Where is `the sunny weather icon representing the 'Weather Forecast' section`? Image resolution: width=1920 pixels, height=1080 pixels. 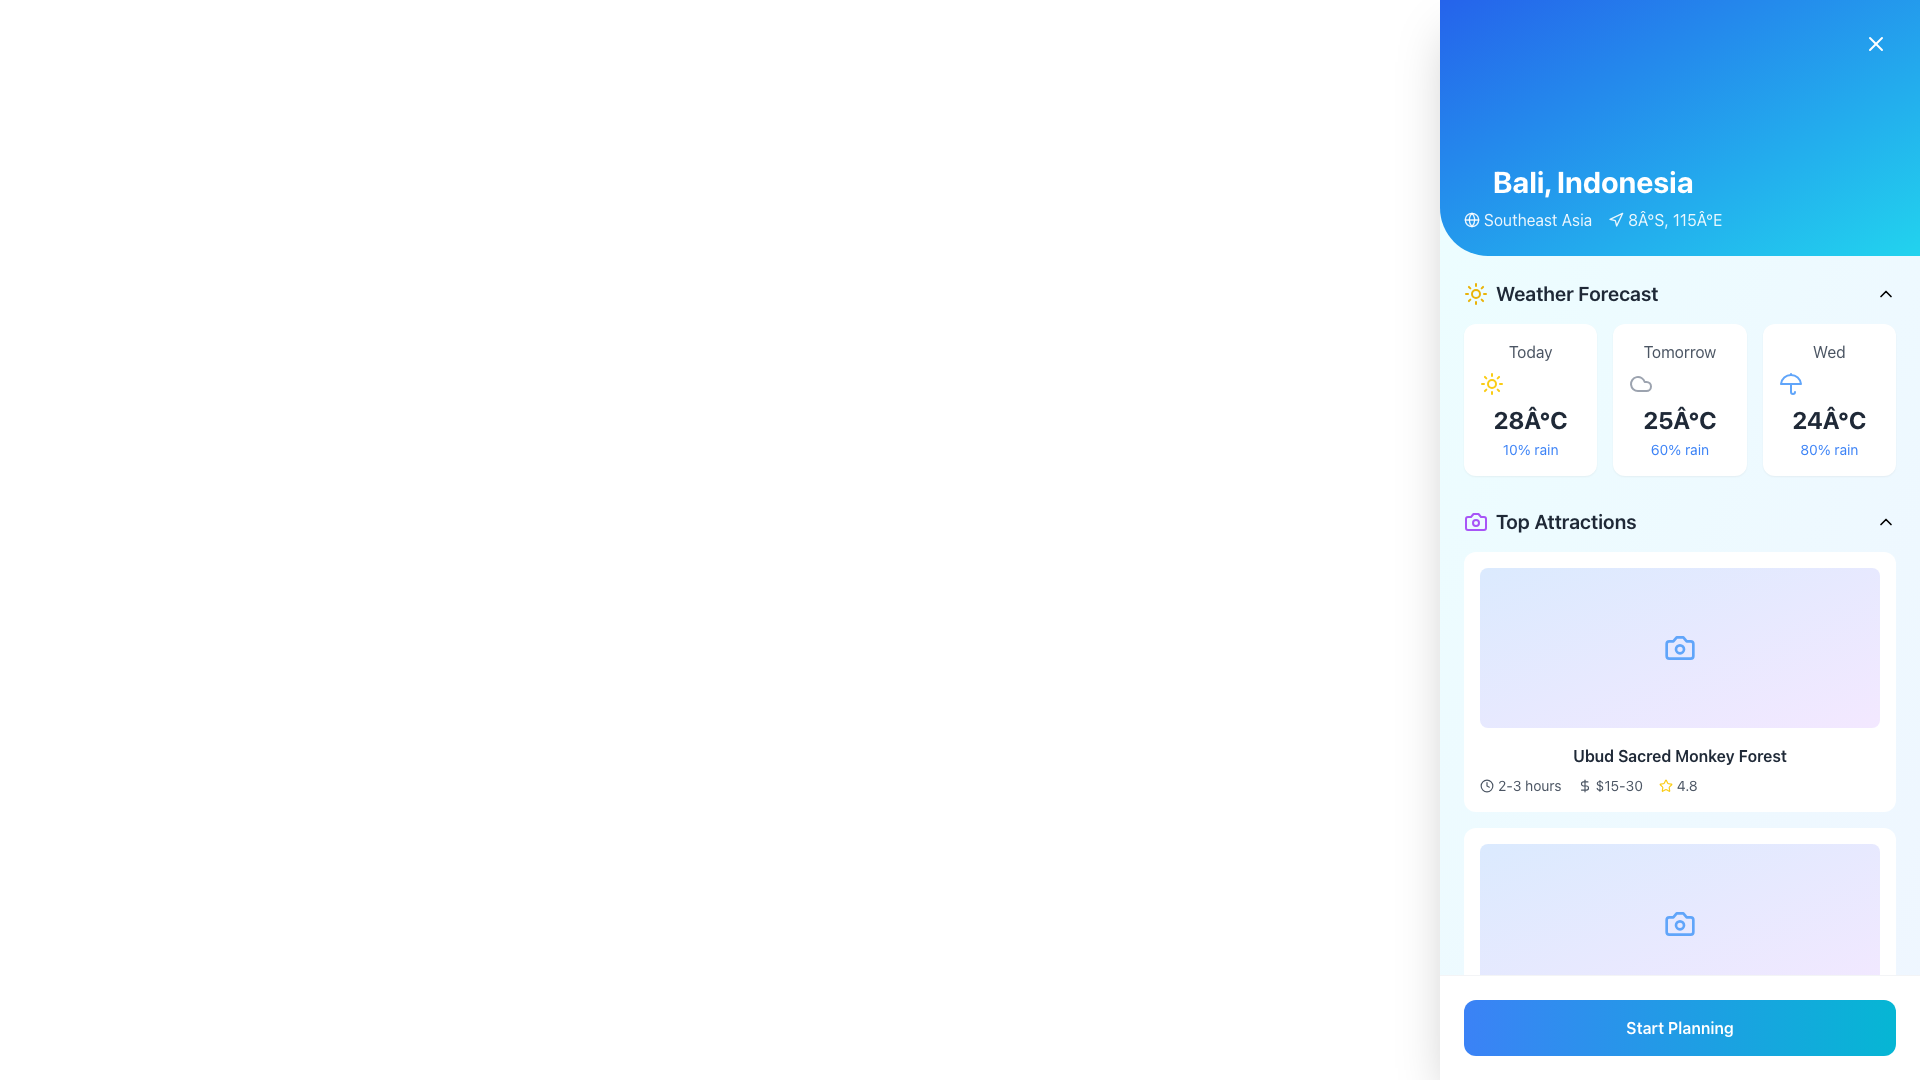 the sunny weather icon representing the 'Weather Forecast' section is located at coordinates (1476, 293).